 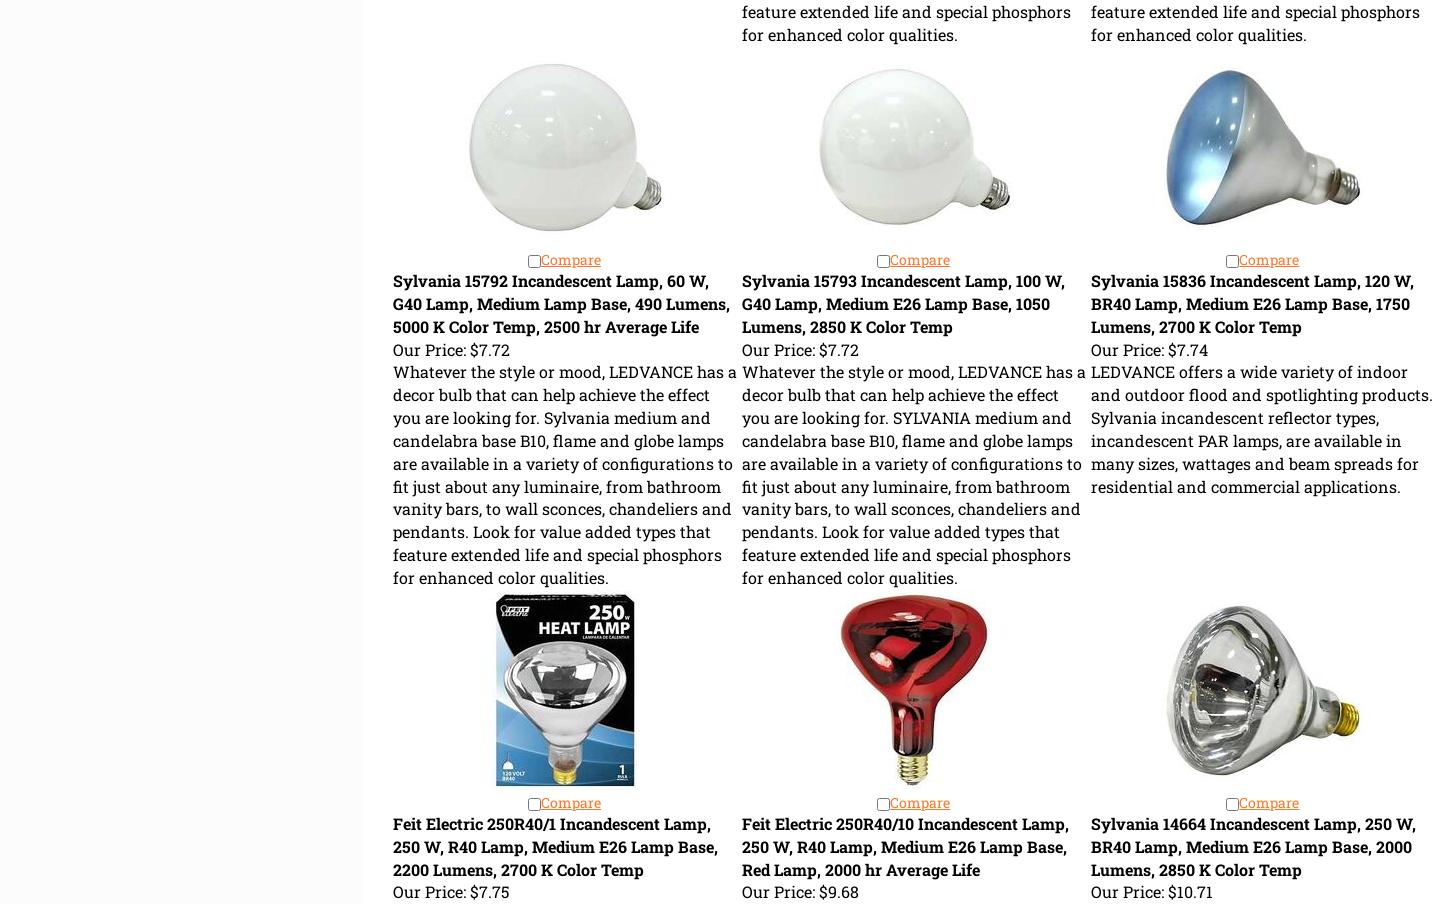 I want to click on 'Sylvania 14664 Incandescent Lamp, 250 W, BR40 Lamp, Medium E26 Lamp Base, 2000 Lumens, 2850 K Color Temp', so click(x=1252, y=844).